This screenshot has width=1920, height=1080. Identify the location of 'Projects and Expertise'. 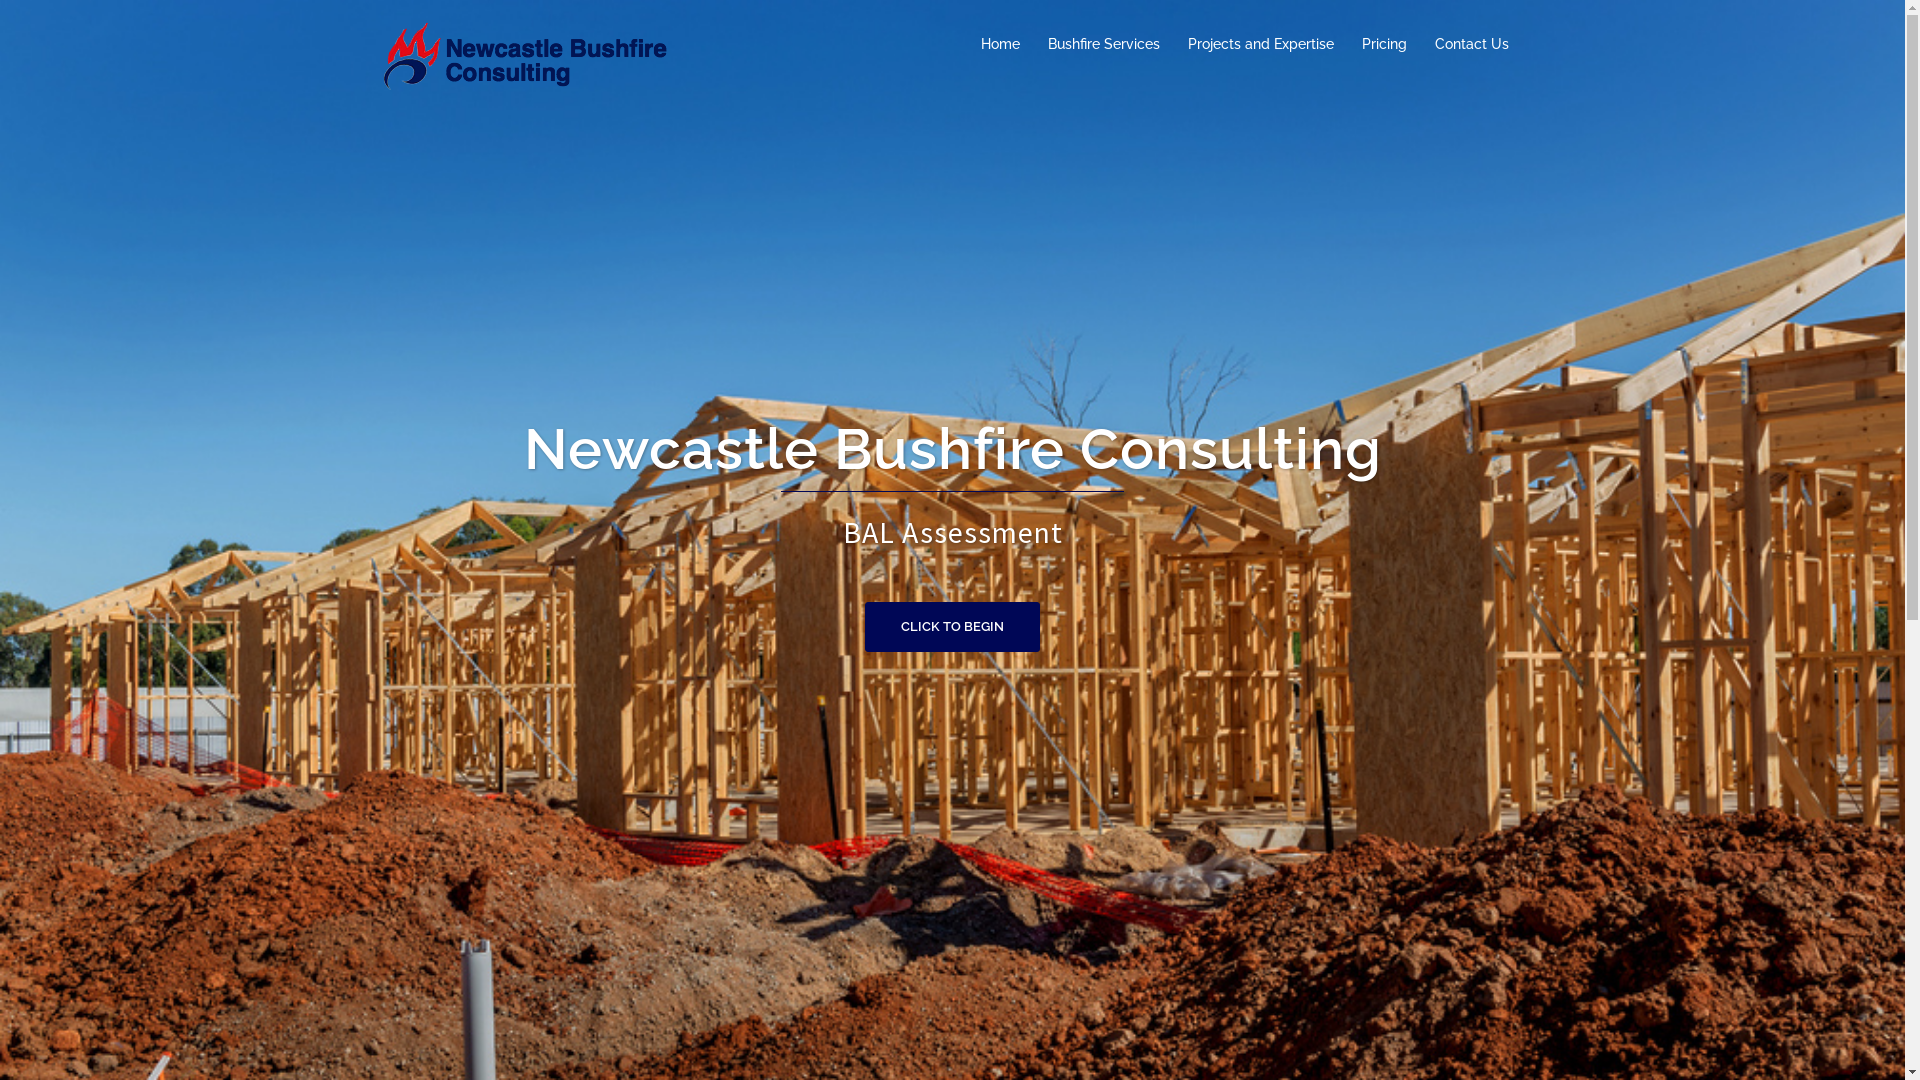
(1260, 43).